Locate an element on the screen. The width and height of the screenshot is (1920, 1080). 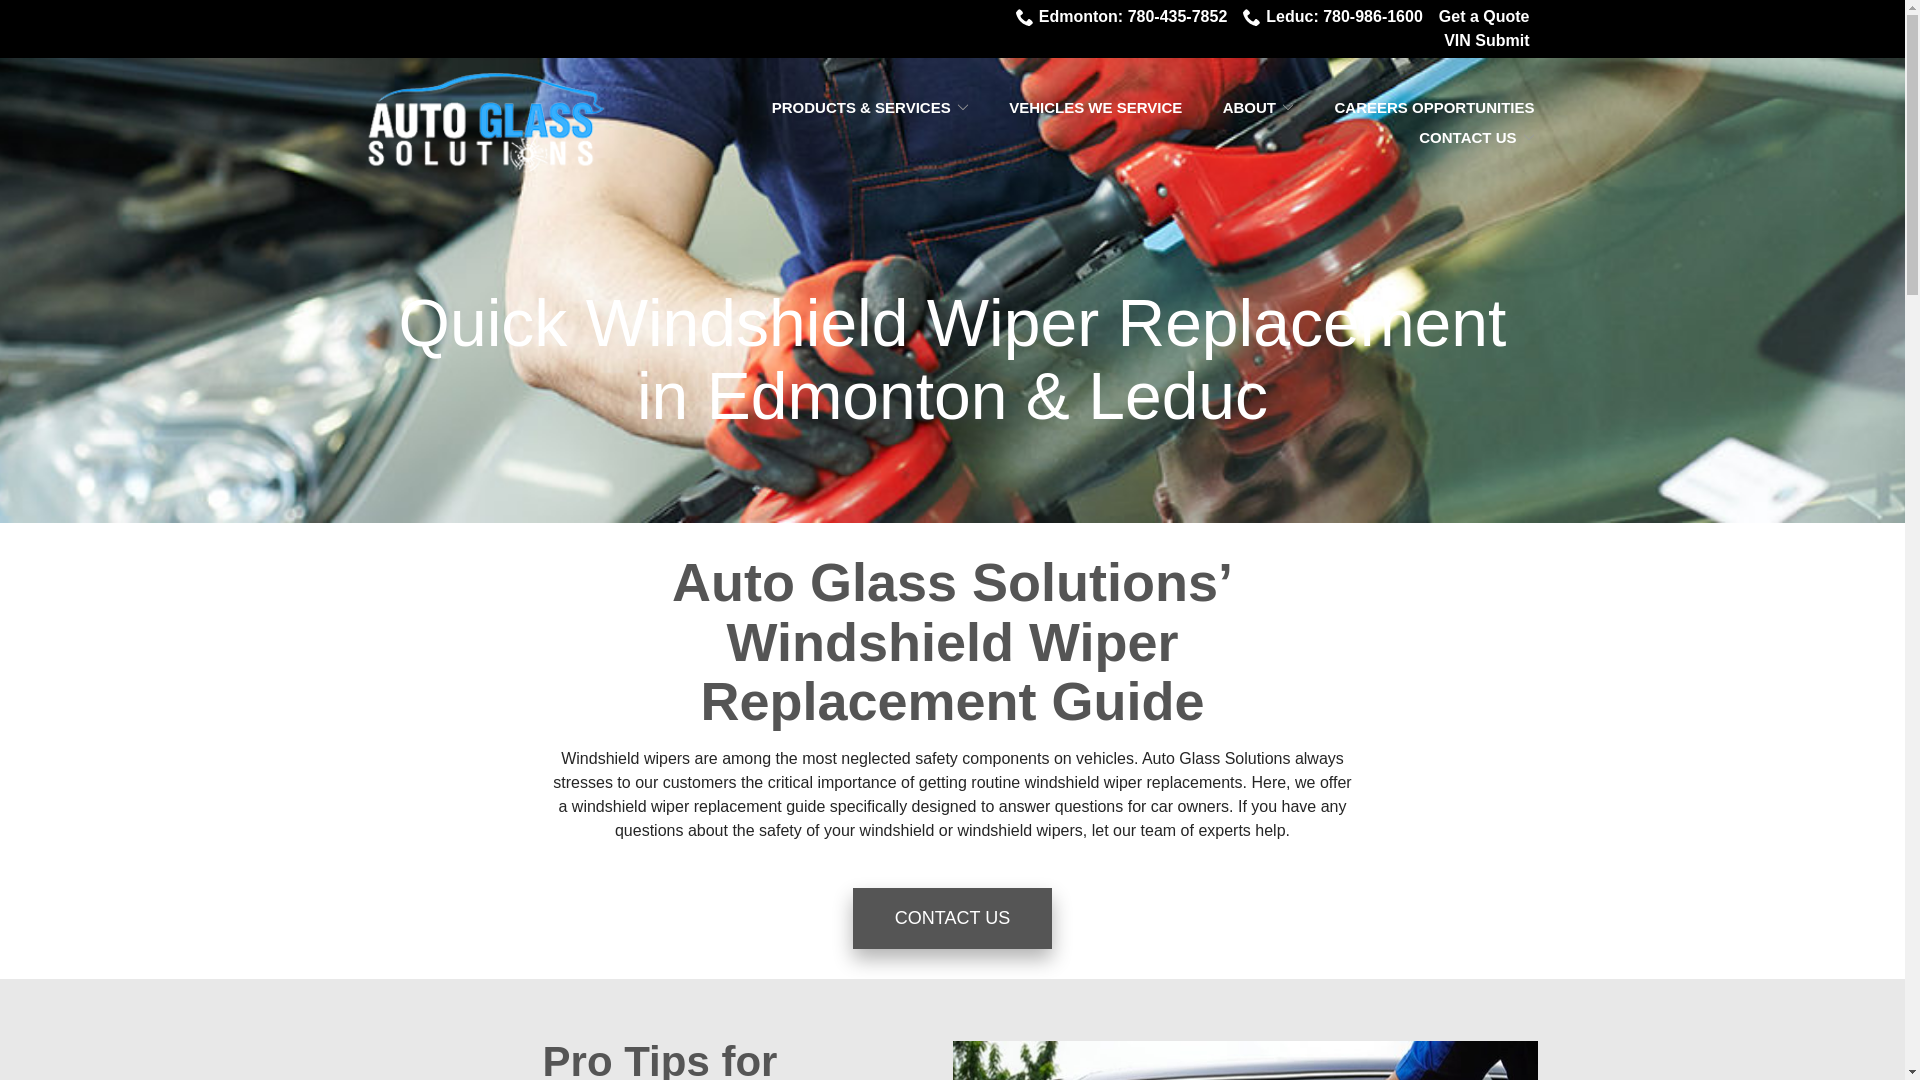
'CAREERS OPPORTUNITIES' is located at coordinates (1334, 107).